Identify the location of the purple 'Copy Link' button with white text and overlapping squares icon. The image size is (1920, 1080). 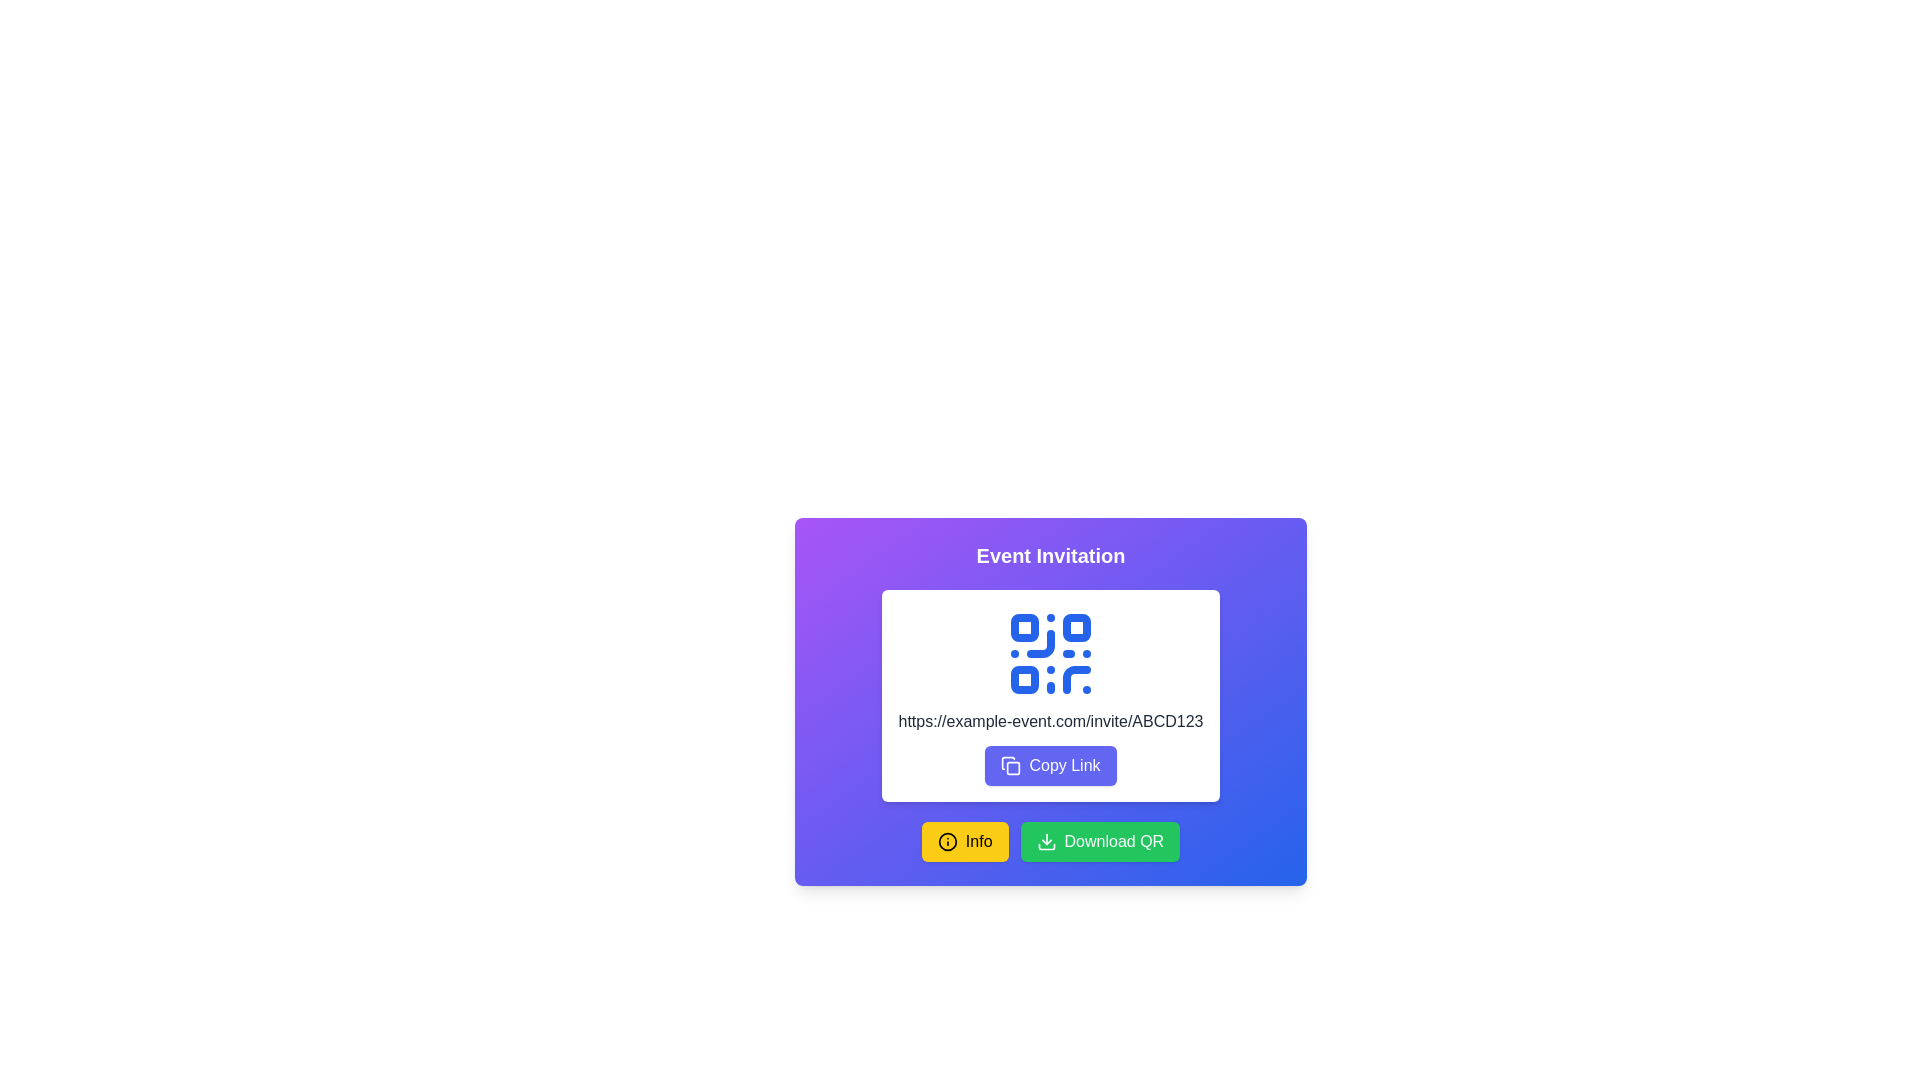
(1050, 765).